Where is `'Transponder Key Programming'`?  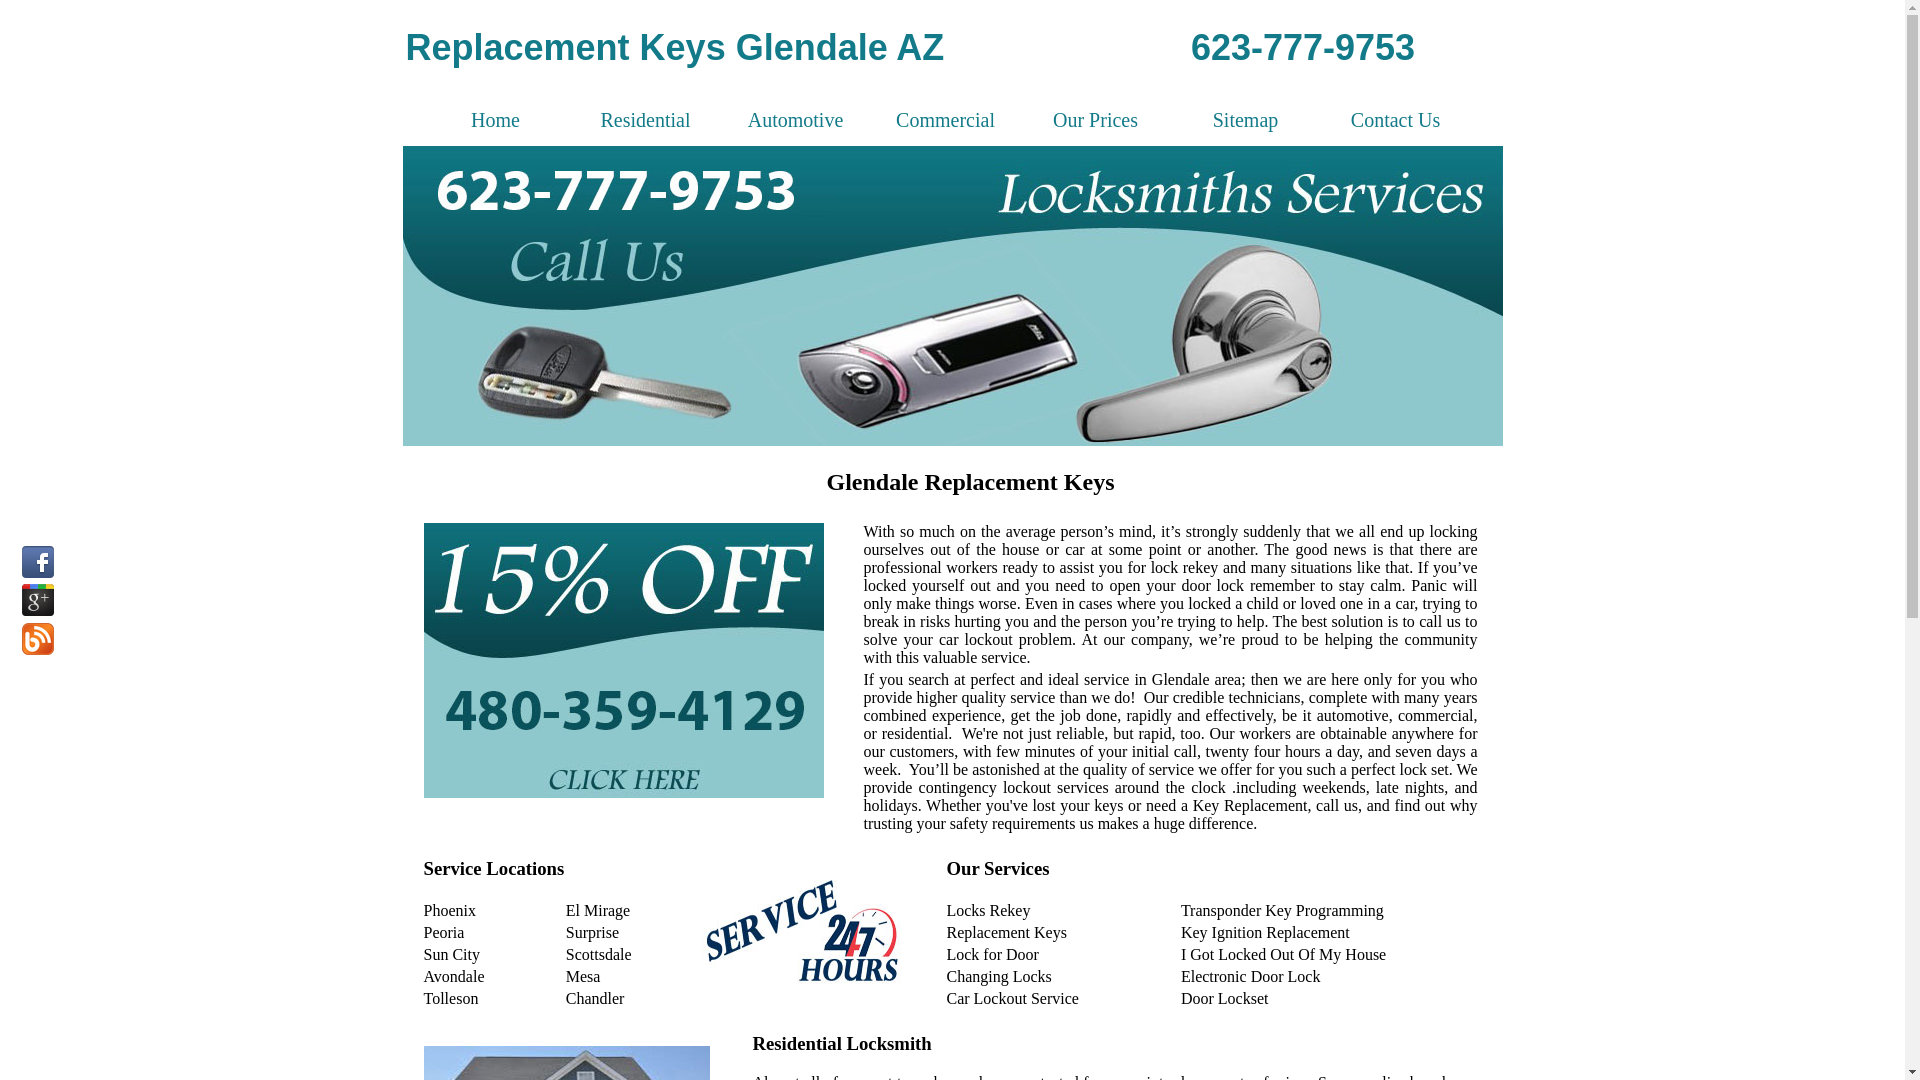
'Transponder Key Programming' is located at coordinates (1282, 910).